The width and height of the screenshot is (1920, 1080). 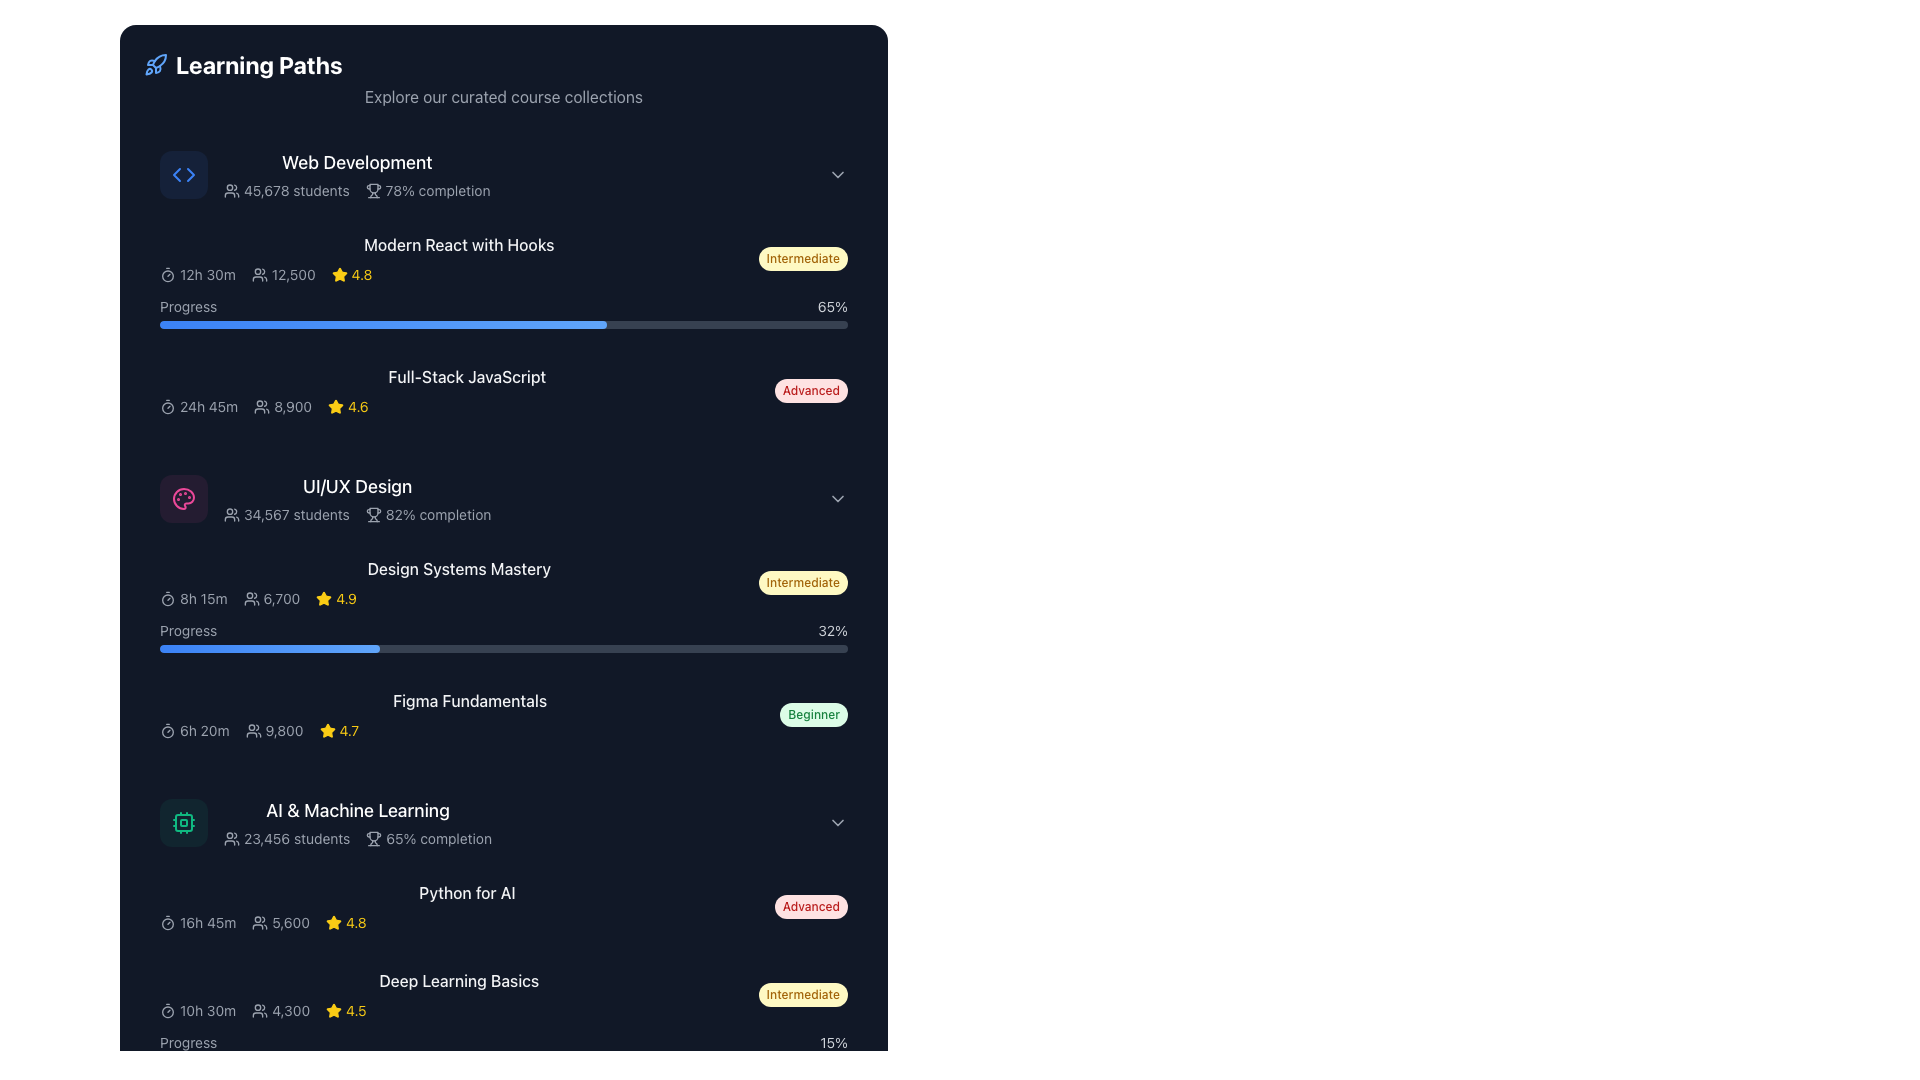 What do you see at coordinates (504, 906) in the screenshot?
I see `the course details card located in the 'AI & Machine Learning' section, specifically positioned below the 'Figma Fundamentals' course and above the 'Deep Learning Basics' course` at bounding box center [504, 906].